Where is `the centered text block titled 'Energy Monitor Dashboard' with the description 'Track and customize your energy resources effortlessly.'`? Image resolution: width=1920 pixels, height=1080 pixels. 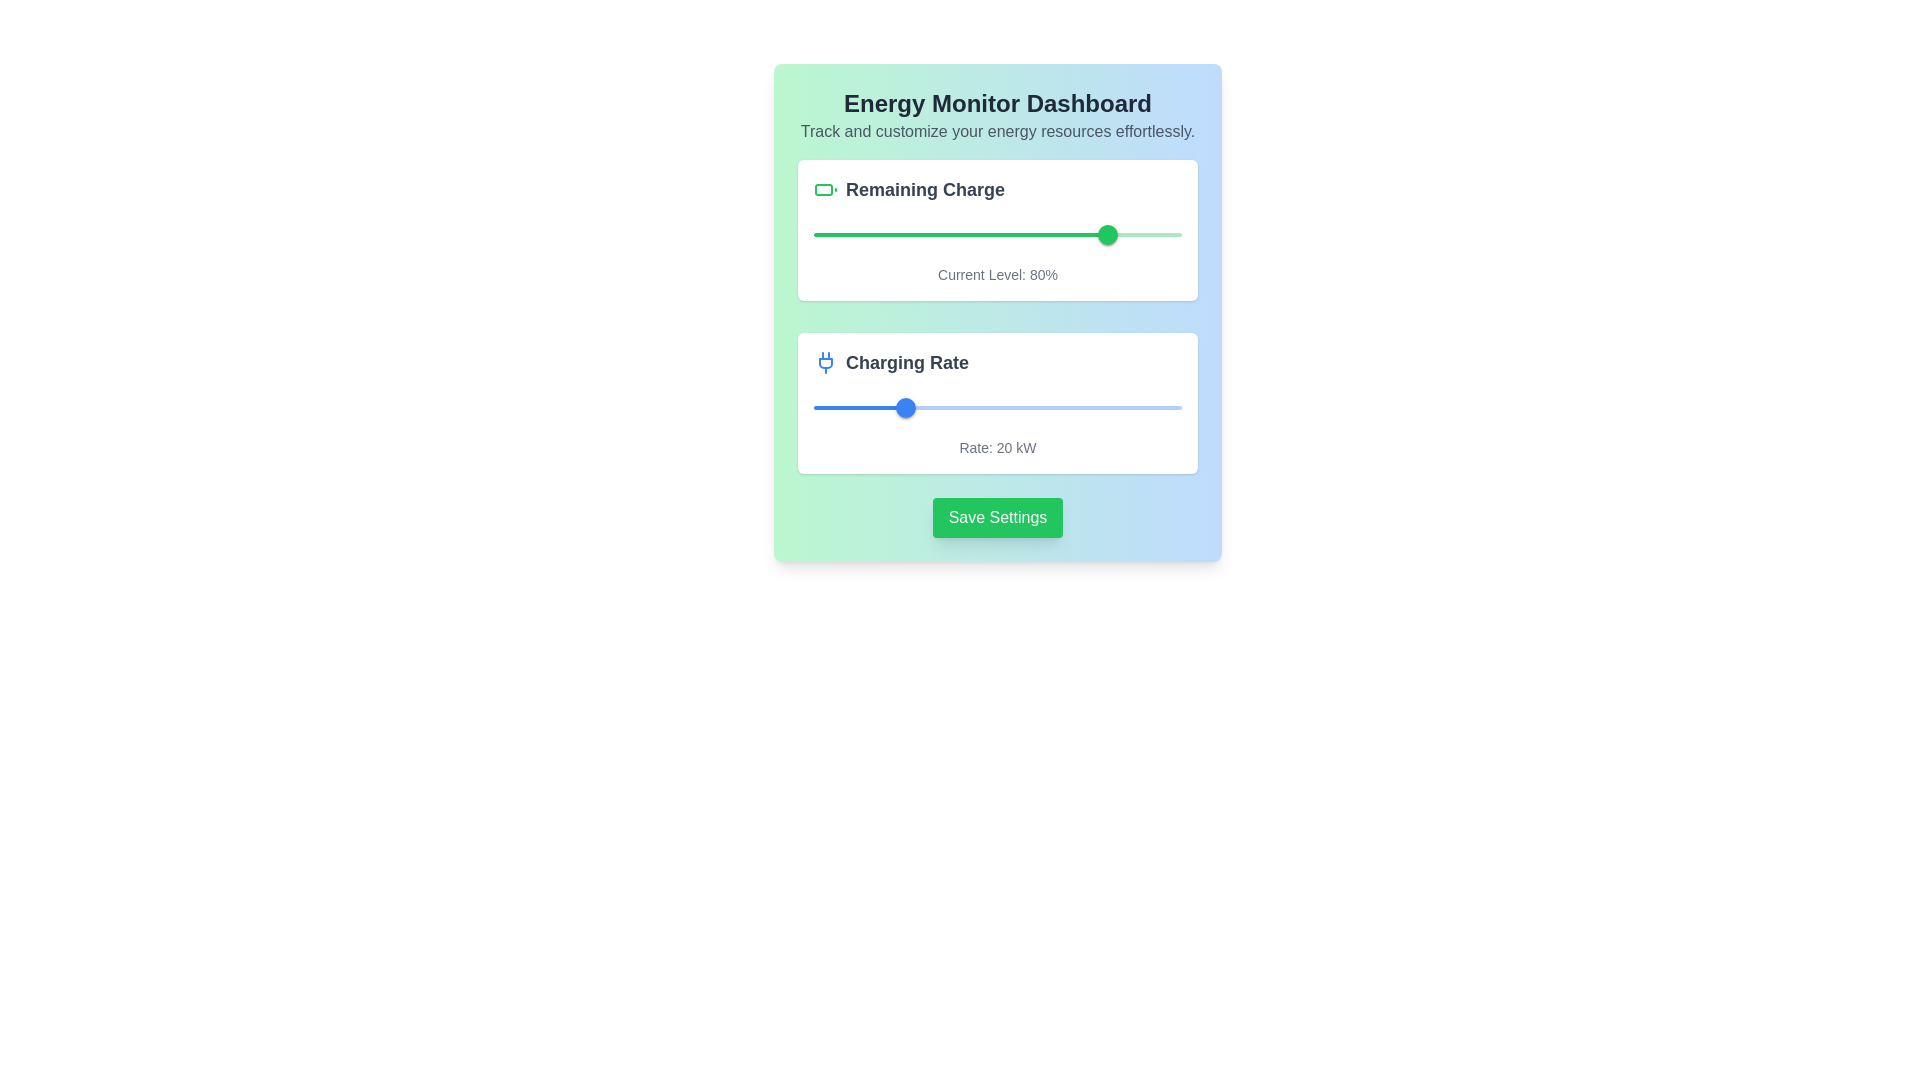
the centered text block titled 'Energy Monitor Dashboard' with the description 'Track and customize your energy resources effortlessly.' is located at coordinates (998, 115).